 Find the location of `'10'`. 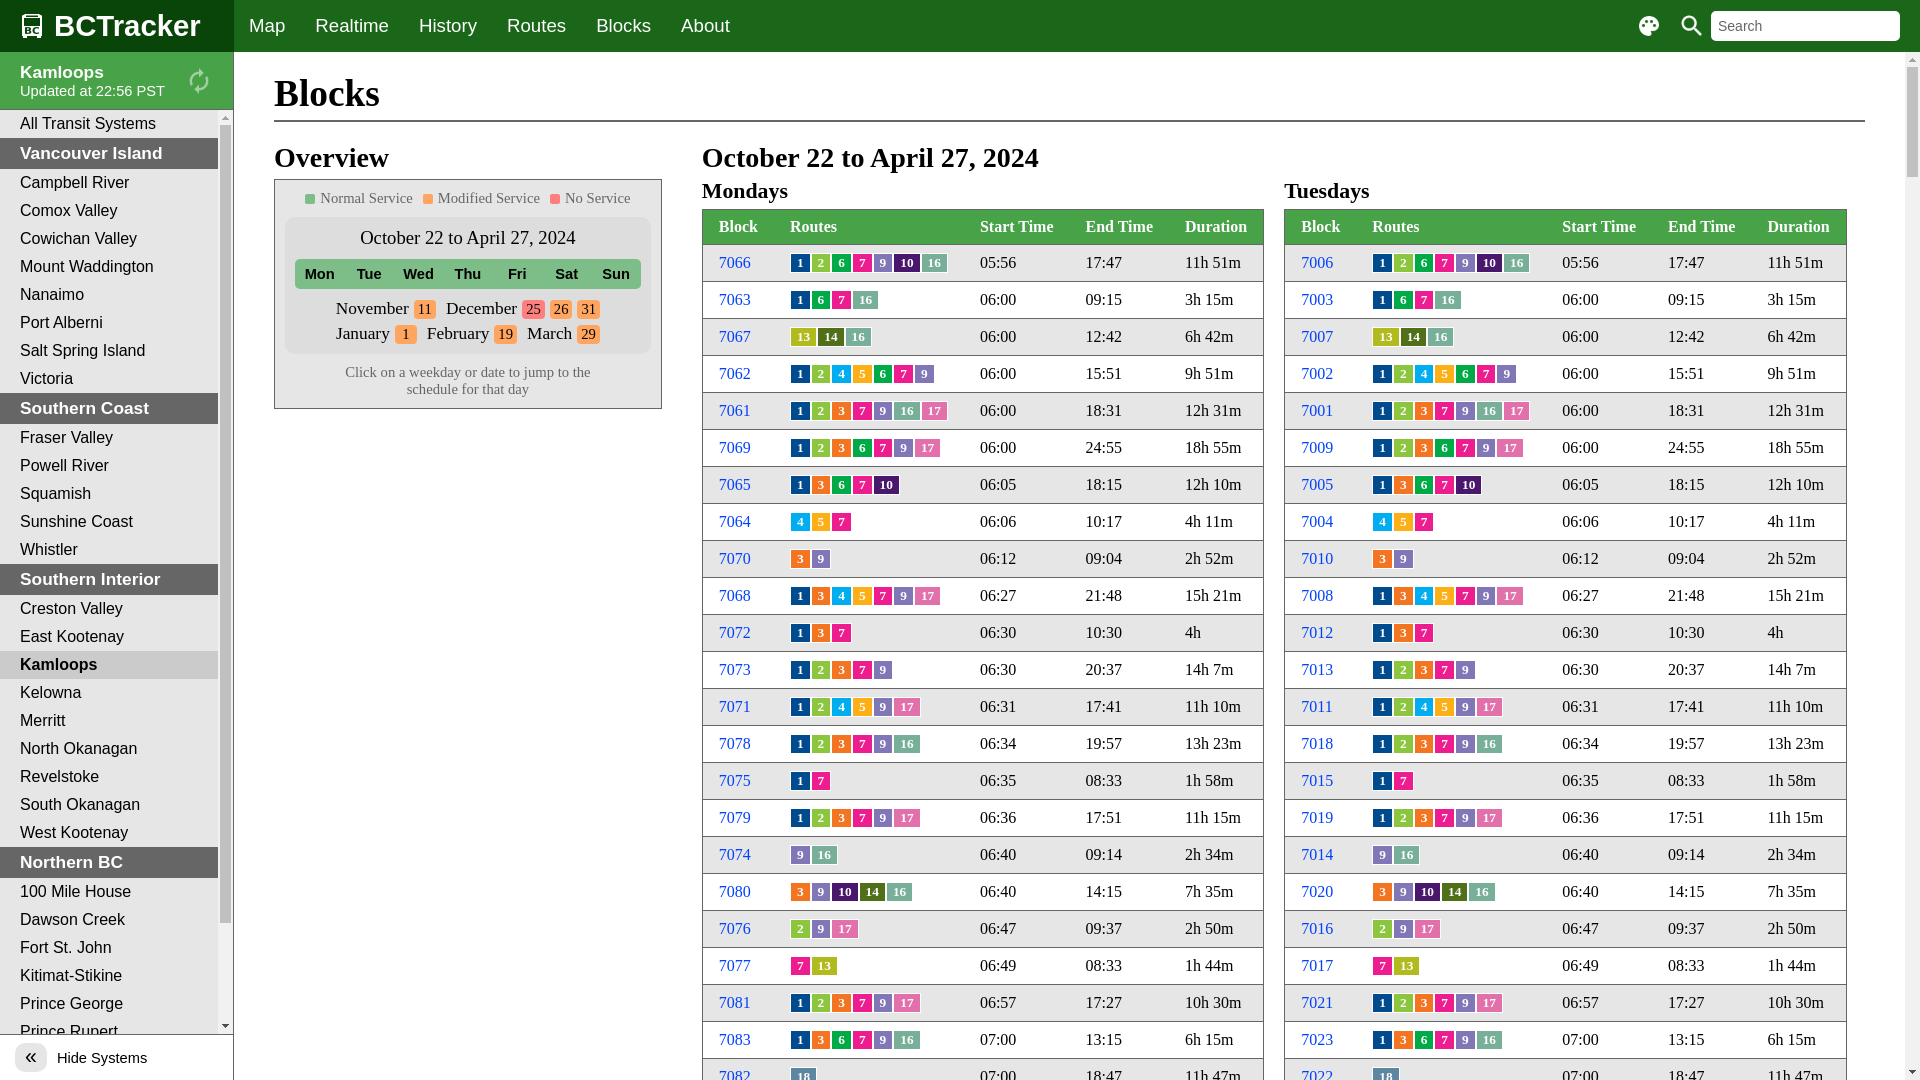

'10' is located at coordinates (1468, 485).